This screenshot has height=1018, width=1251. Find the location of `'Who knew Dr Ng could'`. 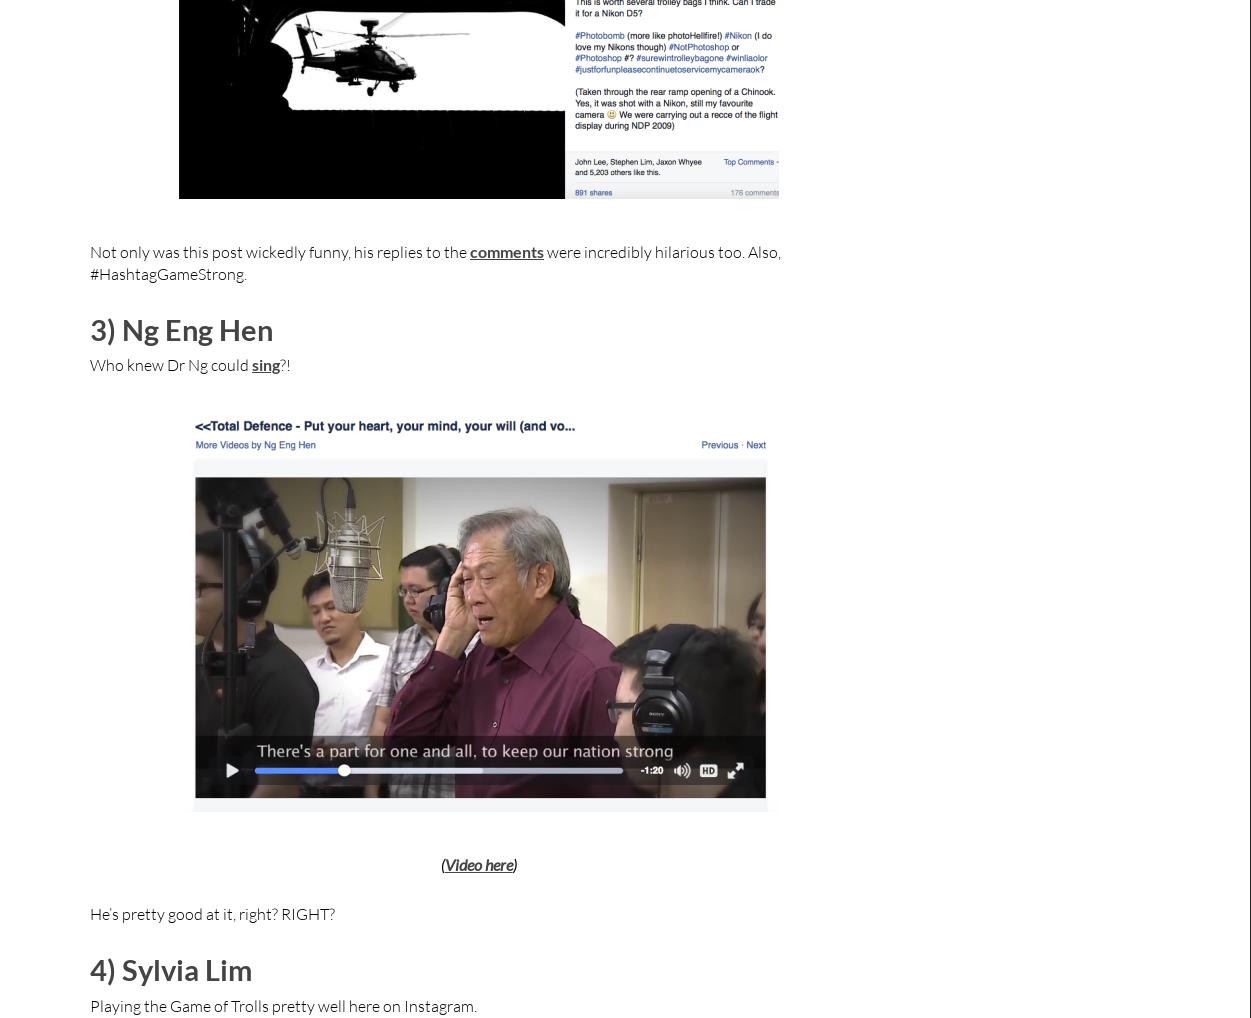

'Who knew Dr Ng could' is located at coordinates (171, 364).